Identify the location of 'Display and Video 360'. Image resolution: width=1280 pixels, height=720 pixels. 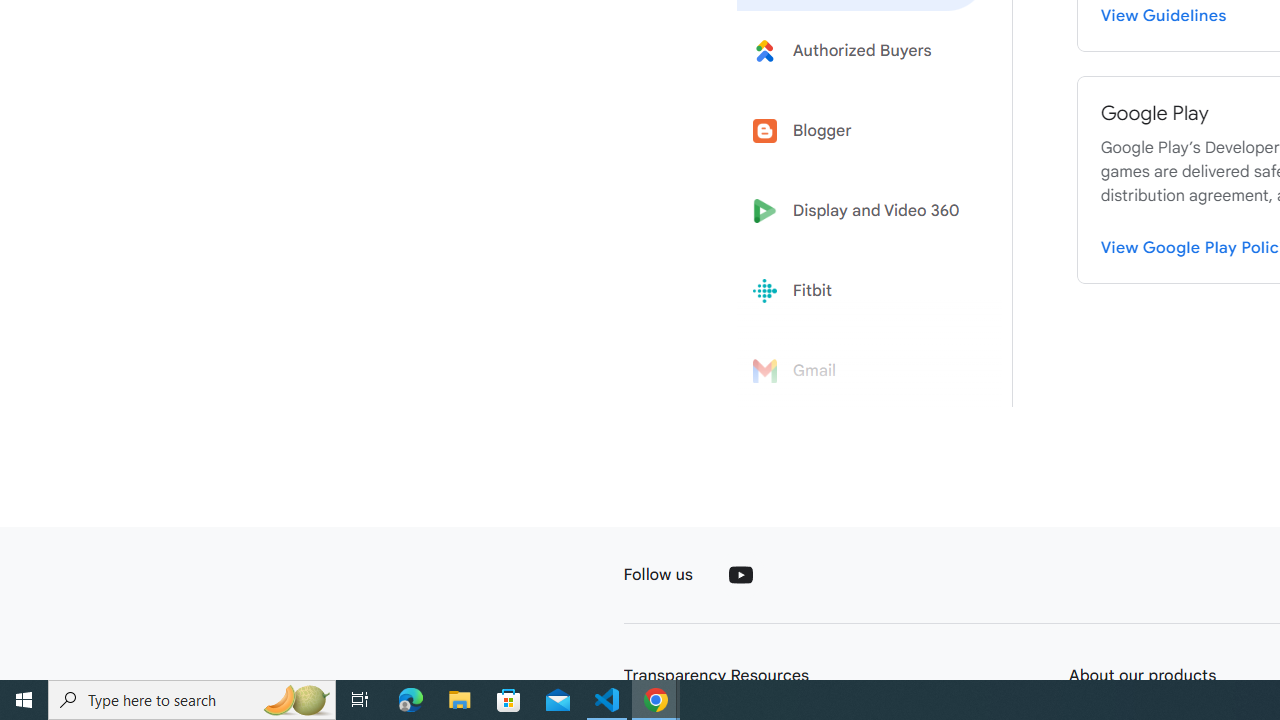
(862, 211).